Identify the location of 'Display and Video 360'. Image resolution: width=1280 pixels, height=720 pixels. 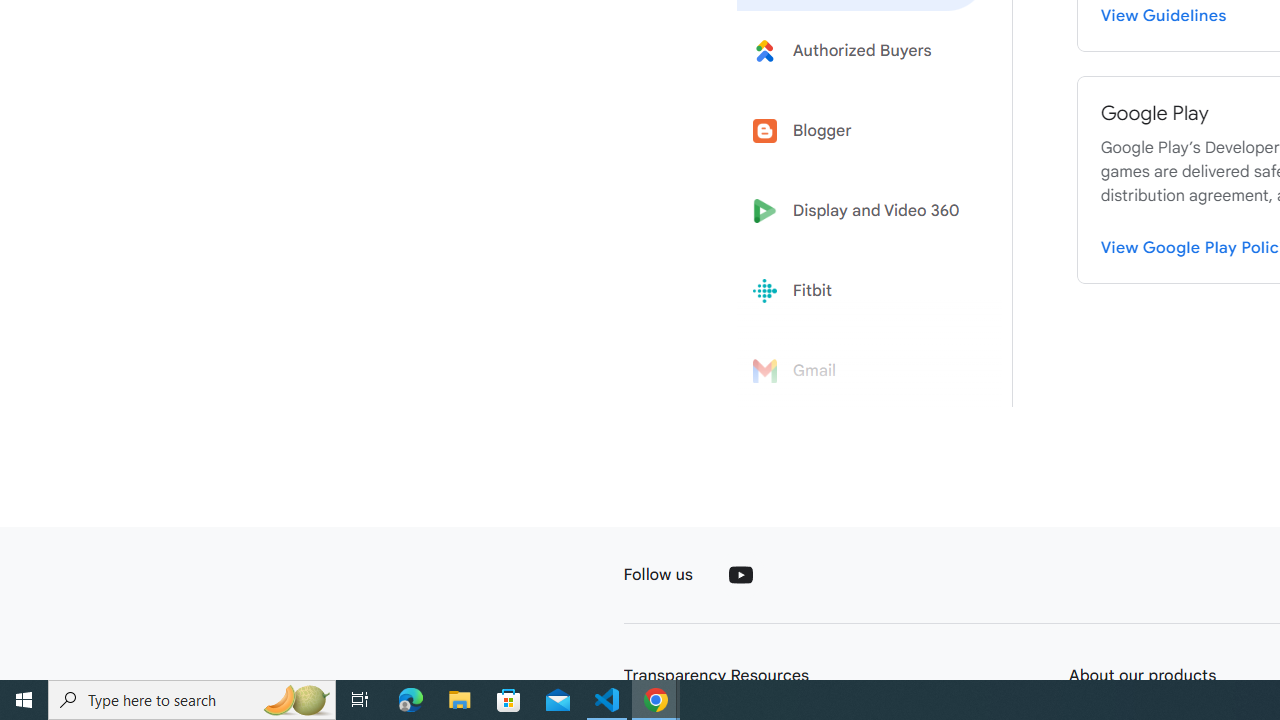
(862, 211).